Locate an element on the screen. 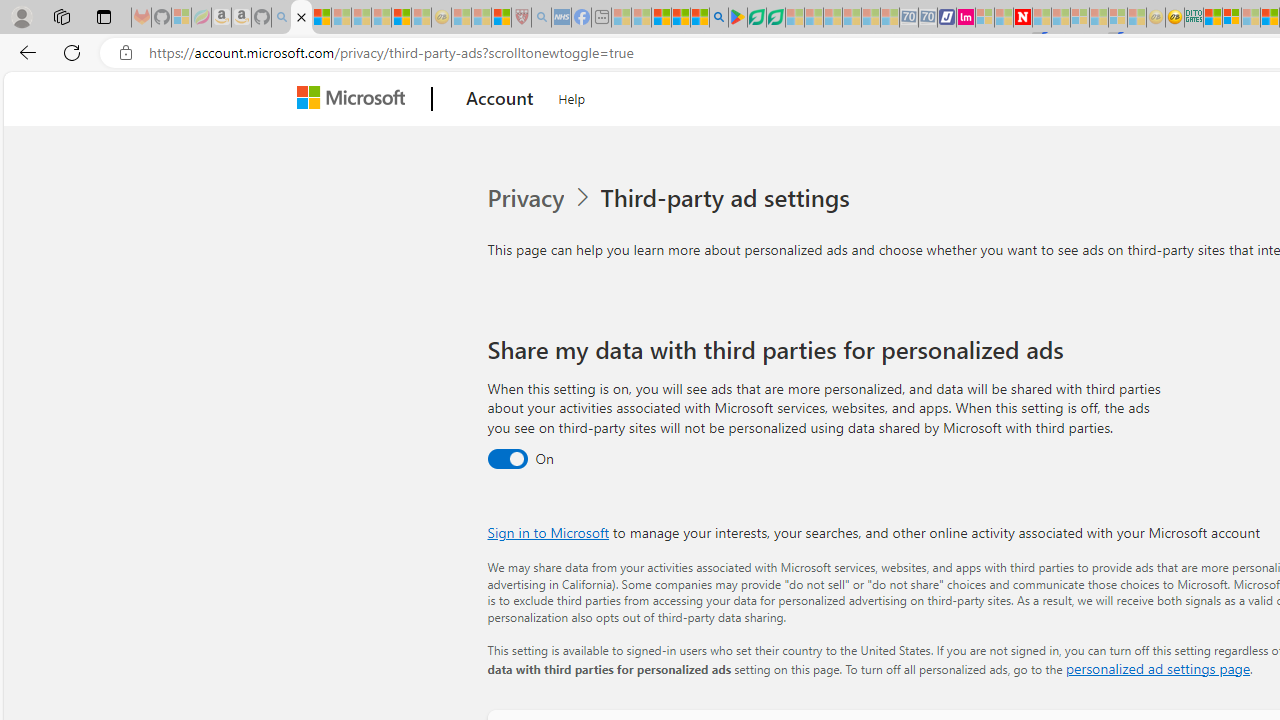 Image resolution: width=1280 pixels, height=720 pixels. 'Microsoft Word - consumer-privacy address update 2.2021' is located at coordinates (774, 17).